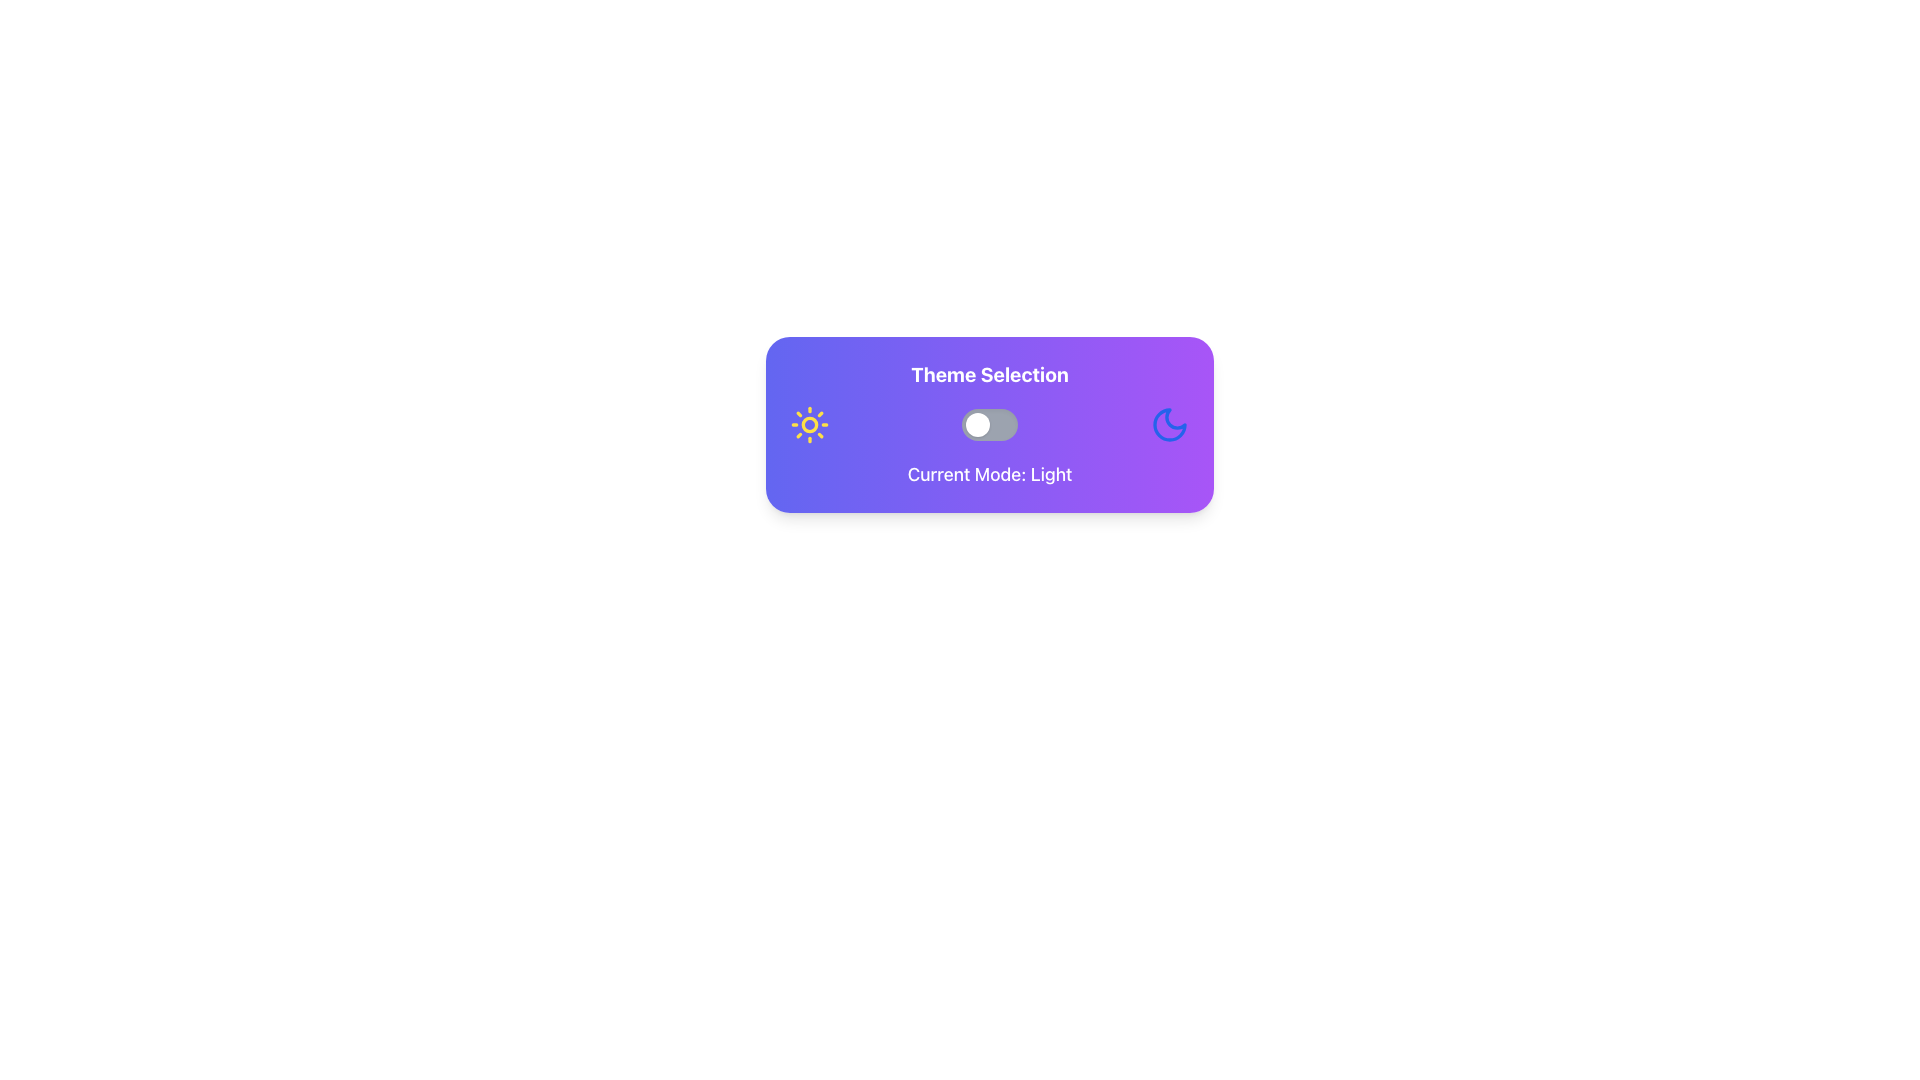 The height and width of the screenshot is (1080, 1920). What do you see at coordinates (978, 423) in the screenshot?
I see `the Toggle Switch Knob, which is a small circular component on the left side of the toggle switch indicating the light mode selection under 'Current Mode: Light'` at bounding box center [978, 423].